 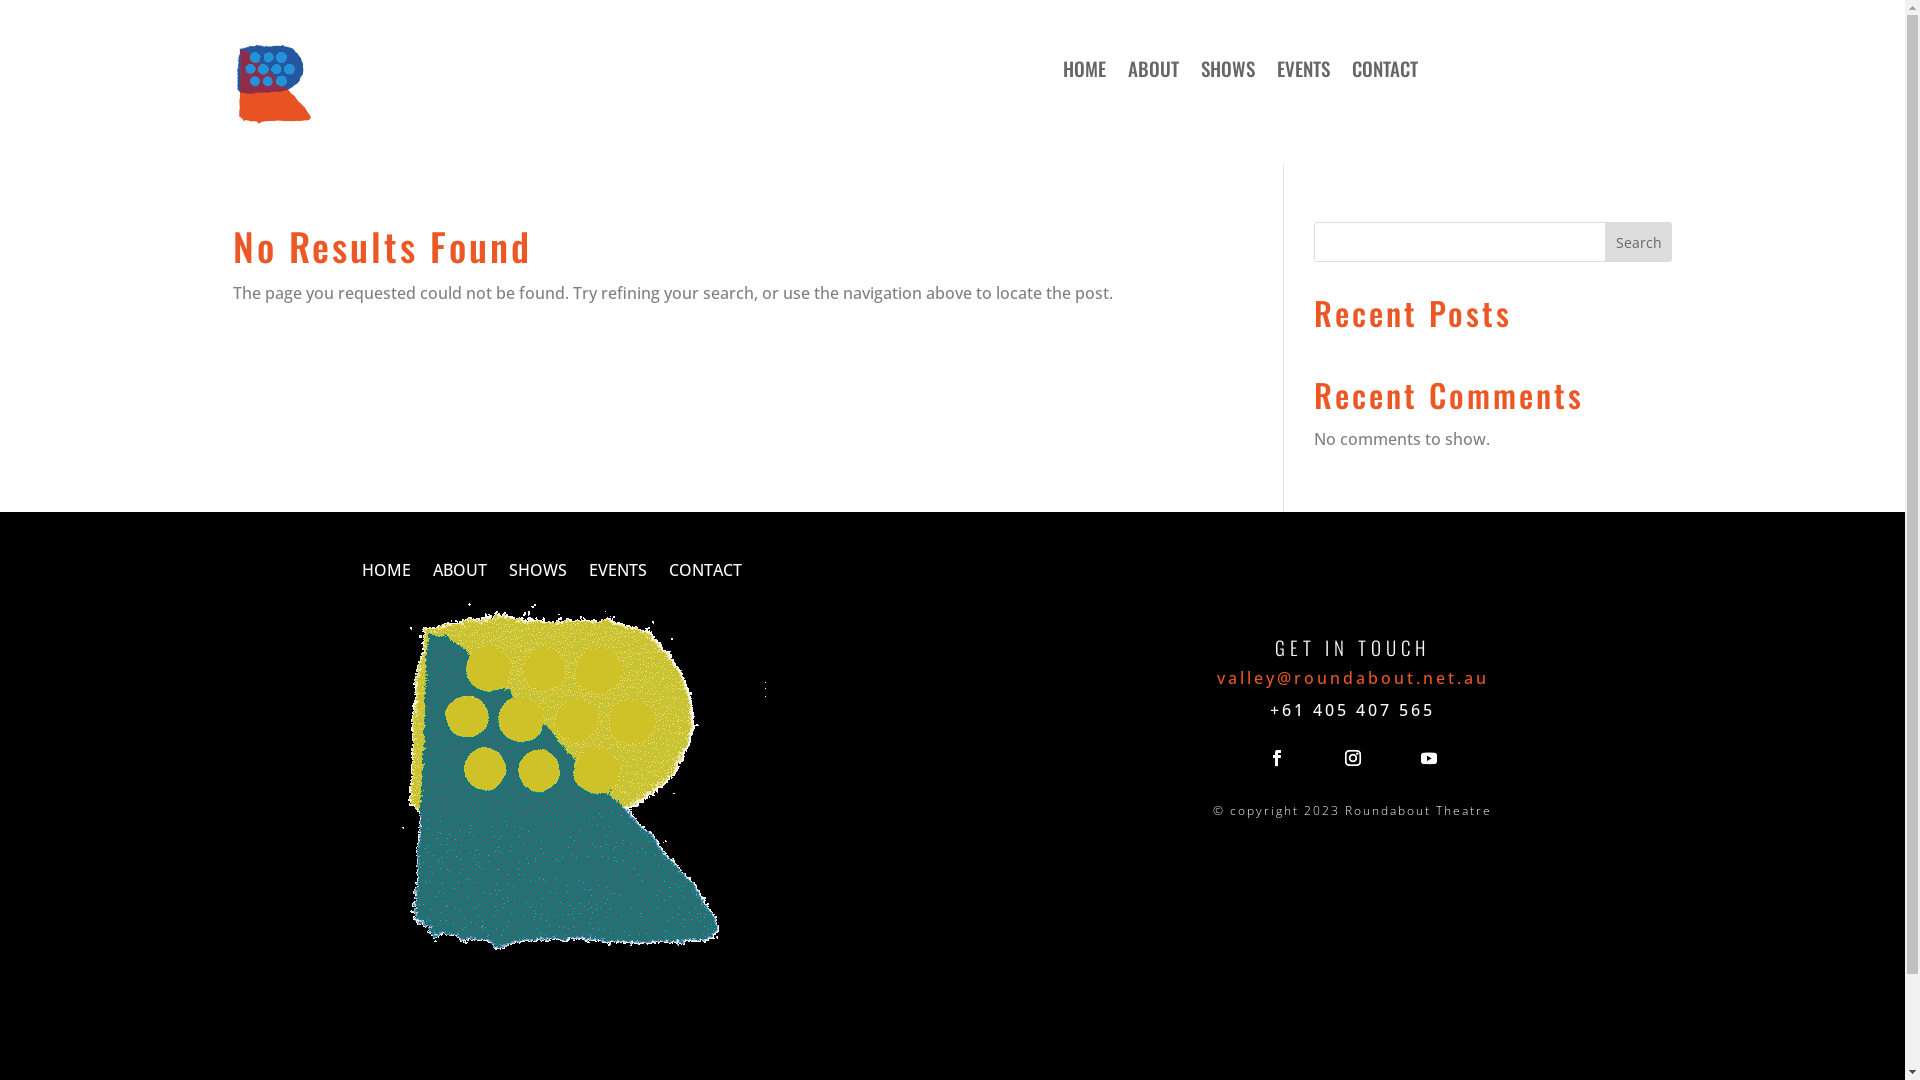 I want to click on 'ABOUT', so click(x=459, y=574).